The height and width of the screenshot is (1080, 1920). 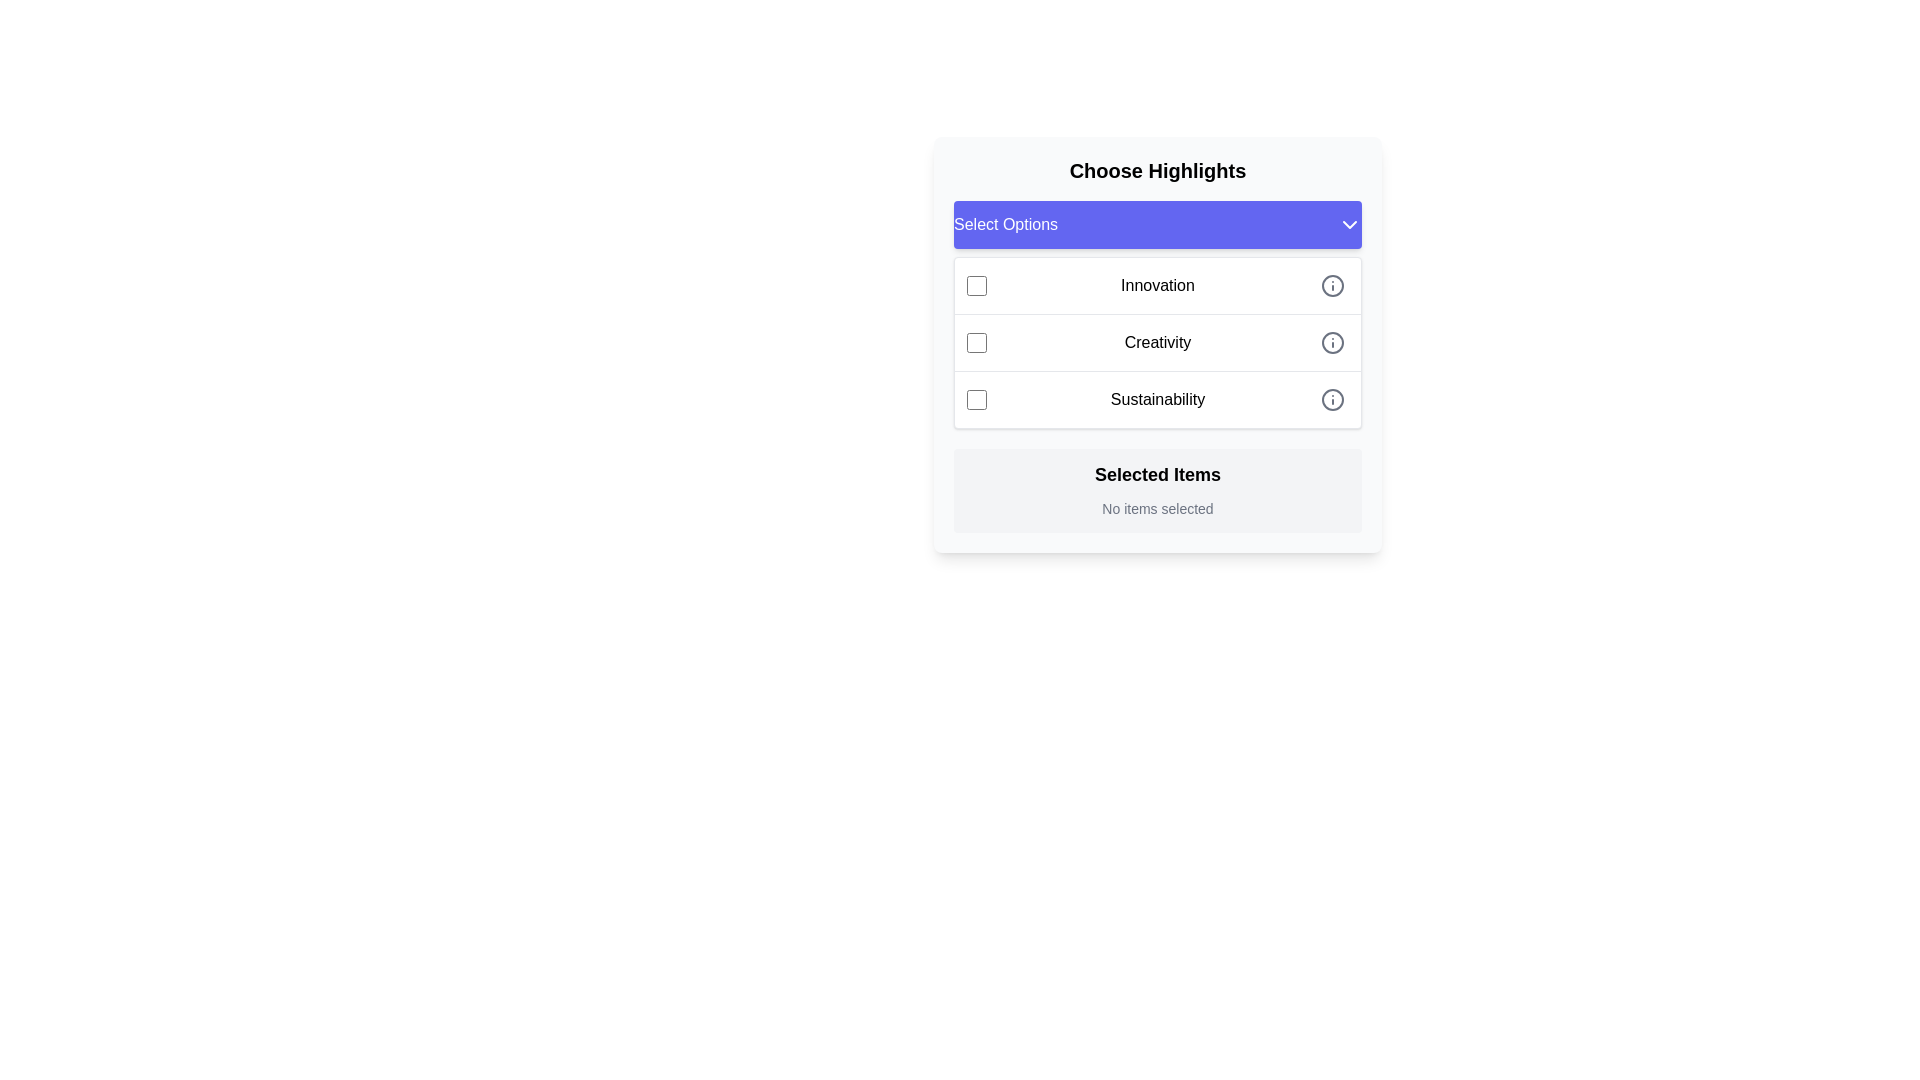 What do you see at coordinates (1157, 169) in the screenshot?
I see `the 'Choose Highlights' text element` at bounding box center [1157, 169].